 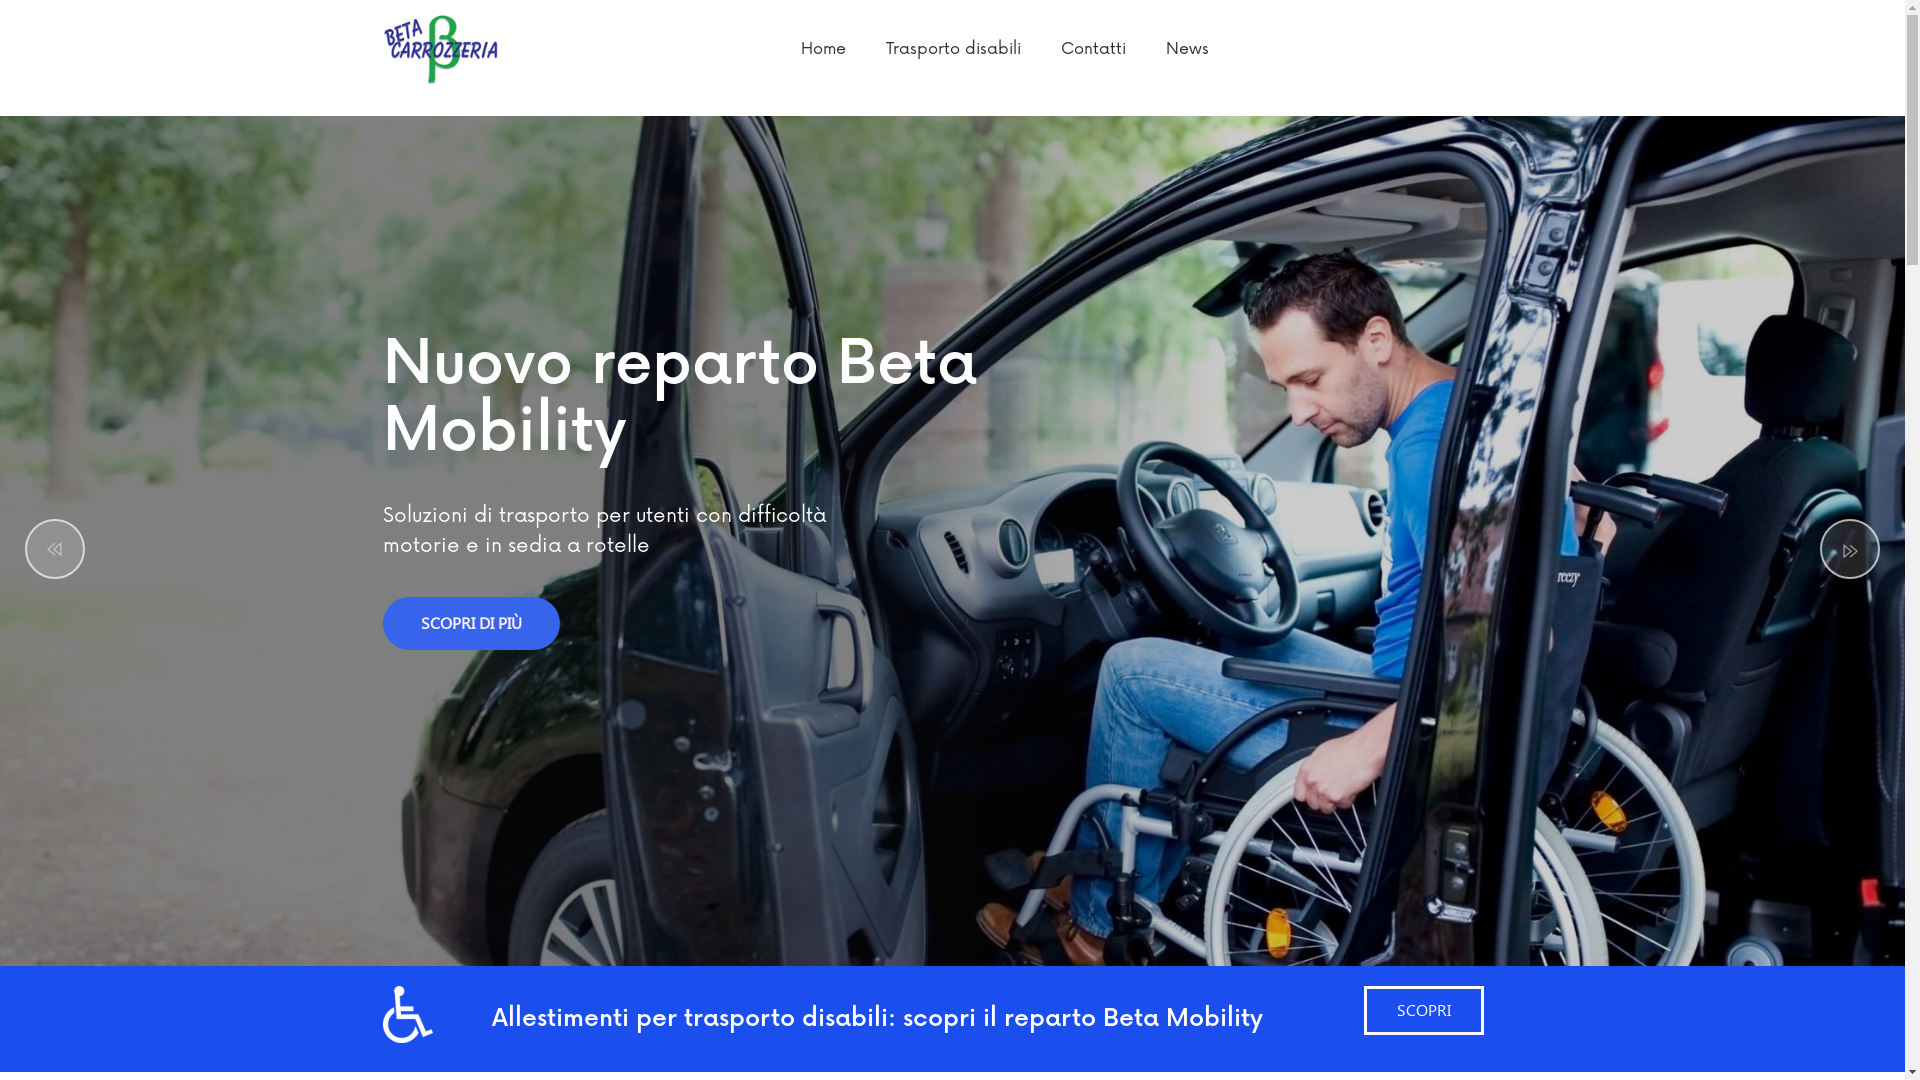 What do you see at coordinates (1092, 48) in the screenshot?
I see `'Contatti'` at bounding box center [1092, 48].